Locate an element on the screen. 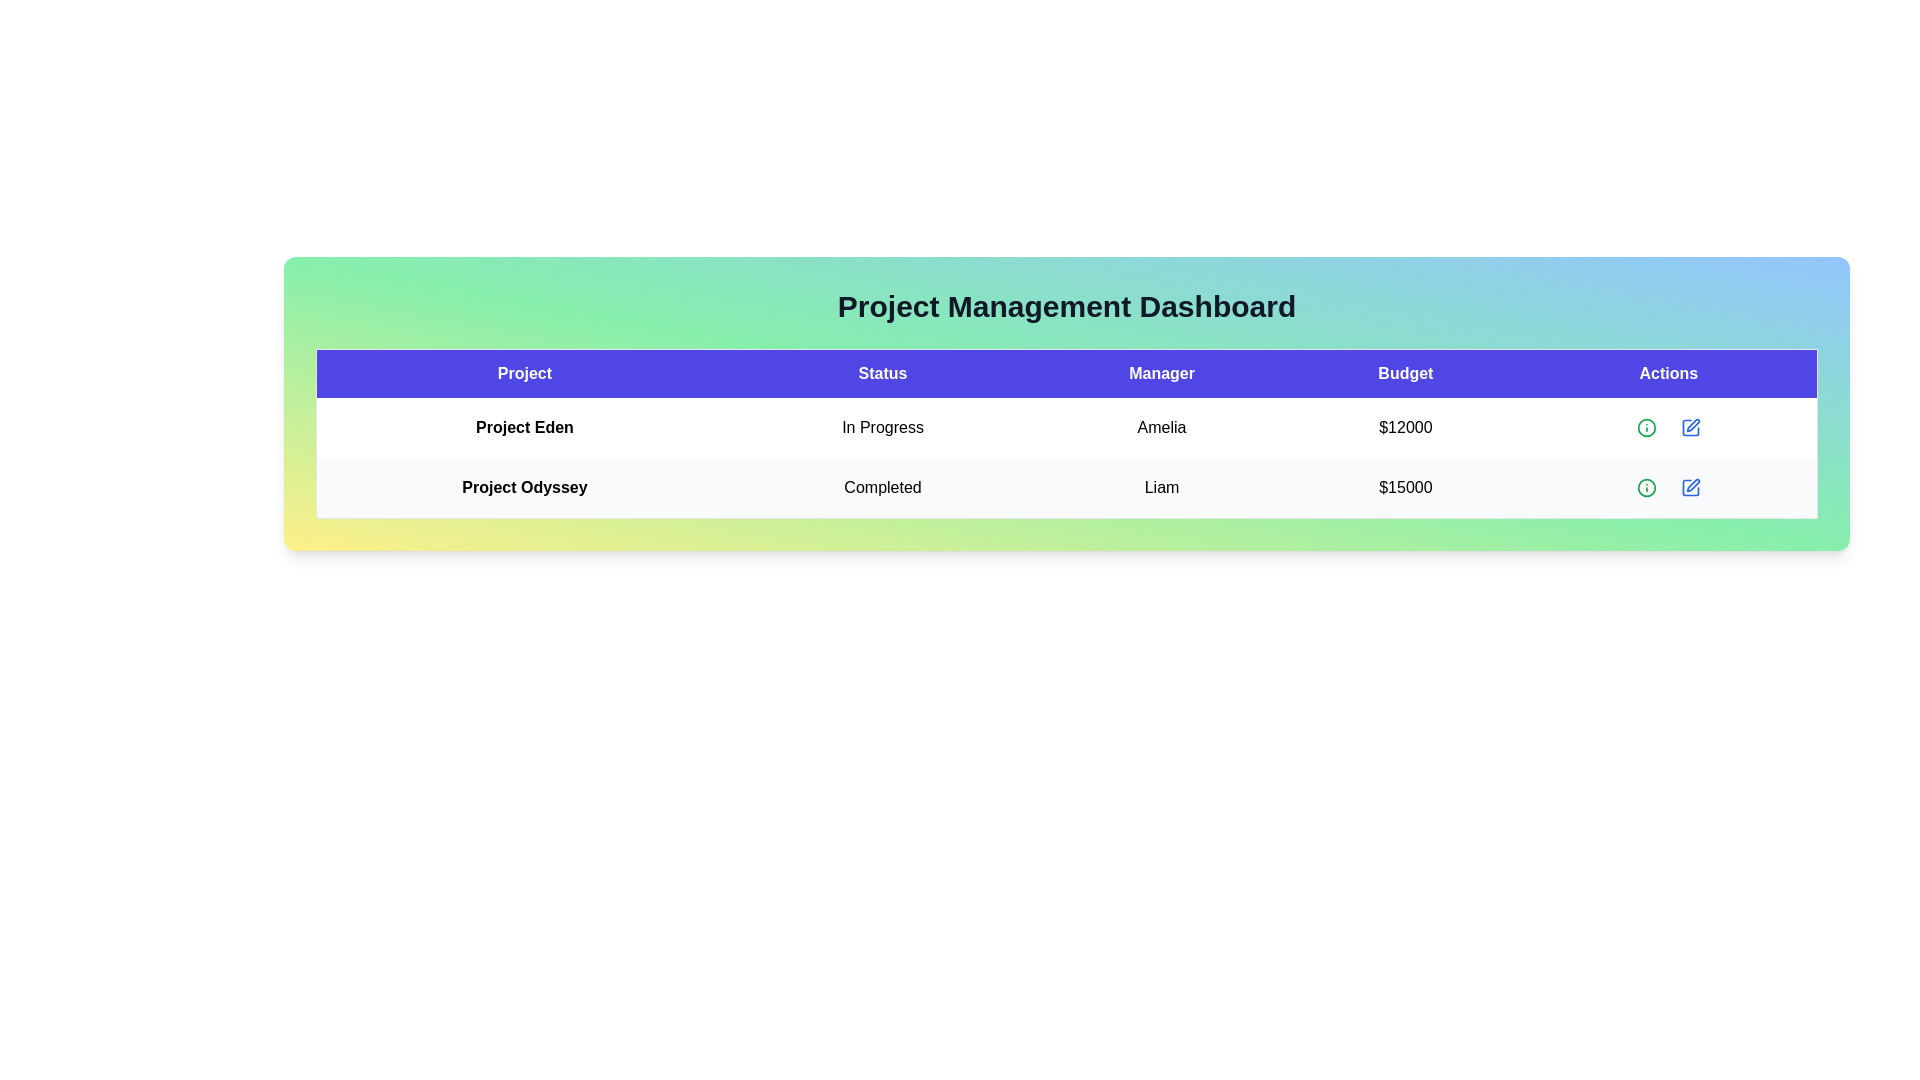  the 'Manager' text label in the third column of the blue header row in the table, which features white centered text on a blue background is located at coordinates (1161, 373).